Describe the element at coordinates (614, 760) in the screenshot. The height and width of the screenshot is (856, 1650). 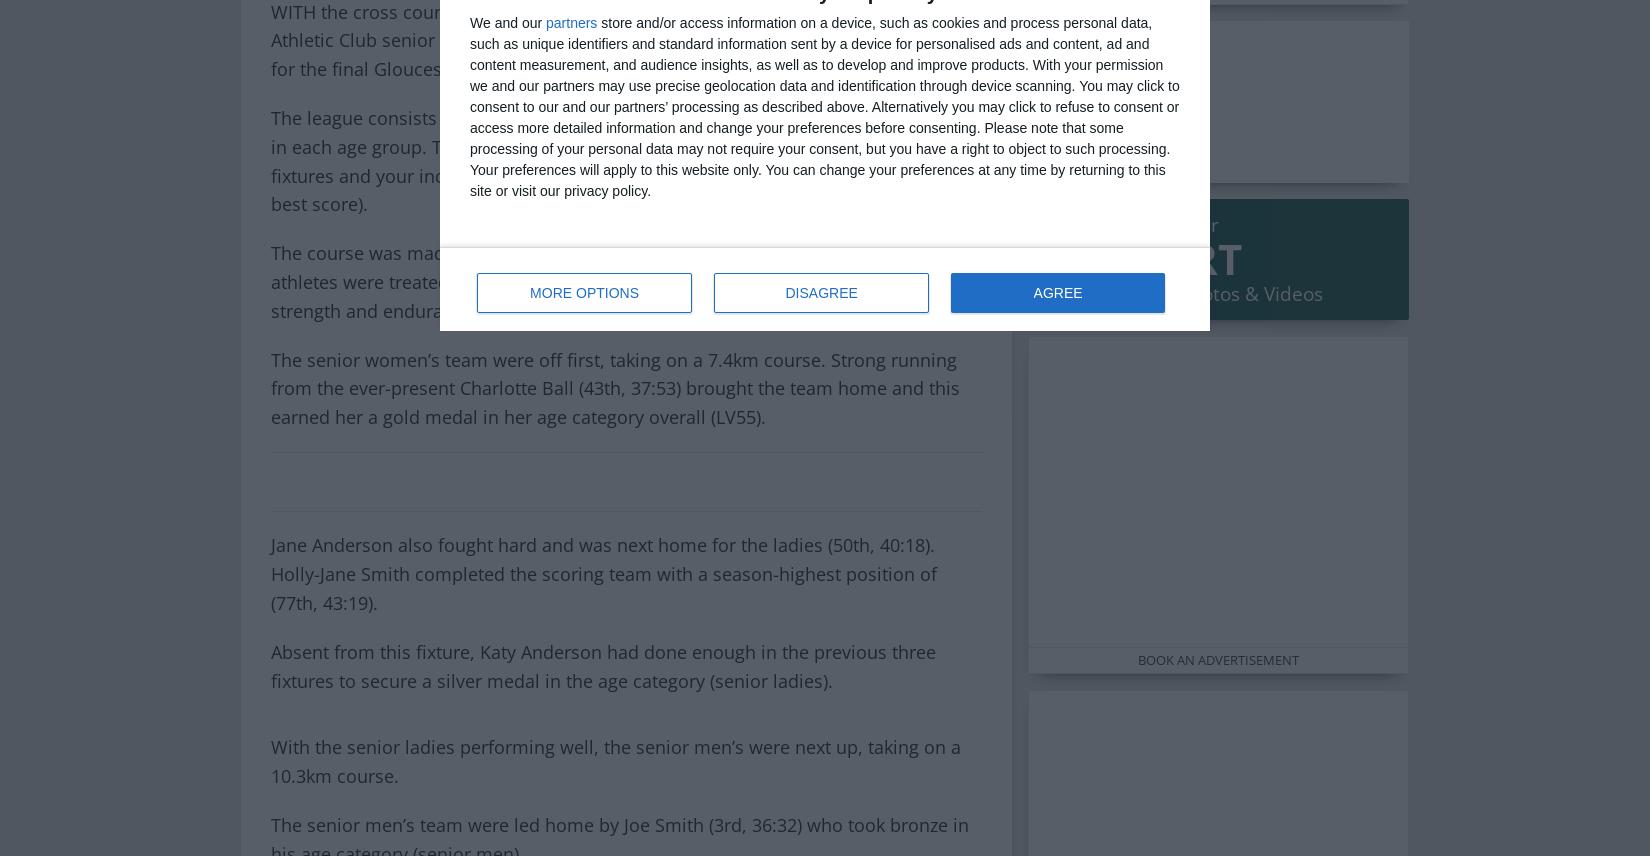
I see `'With the senior ladies performing well, the senior men’s were next up, taking on a 10.3km course.'` at that location.